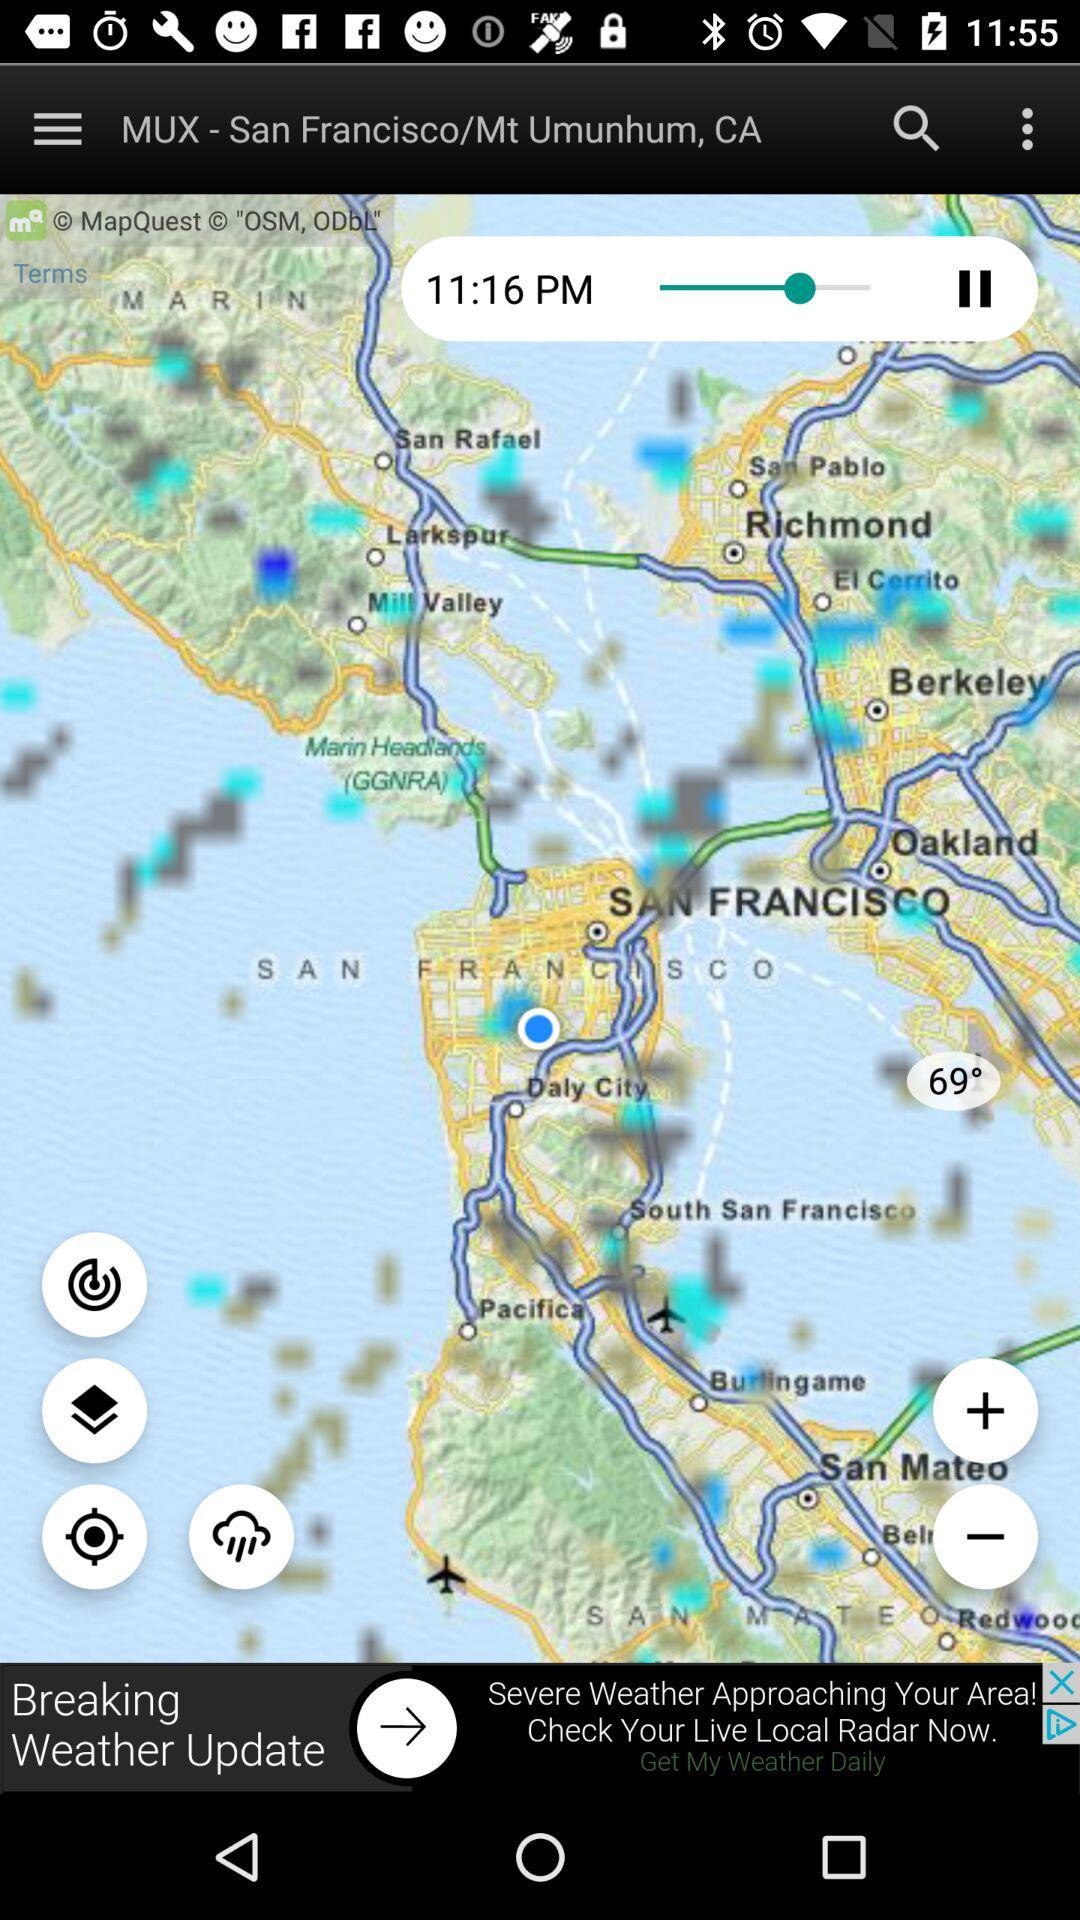 Image resolution: width=1080 pixels, height=1920 pixels. What do you see at coordinates (94, 1535) in the screenshot?
I see `the location_crosshair icon` at bounding box center [94, 1535].